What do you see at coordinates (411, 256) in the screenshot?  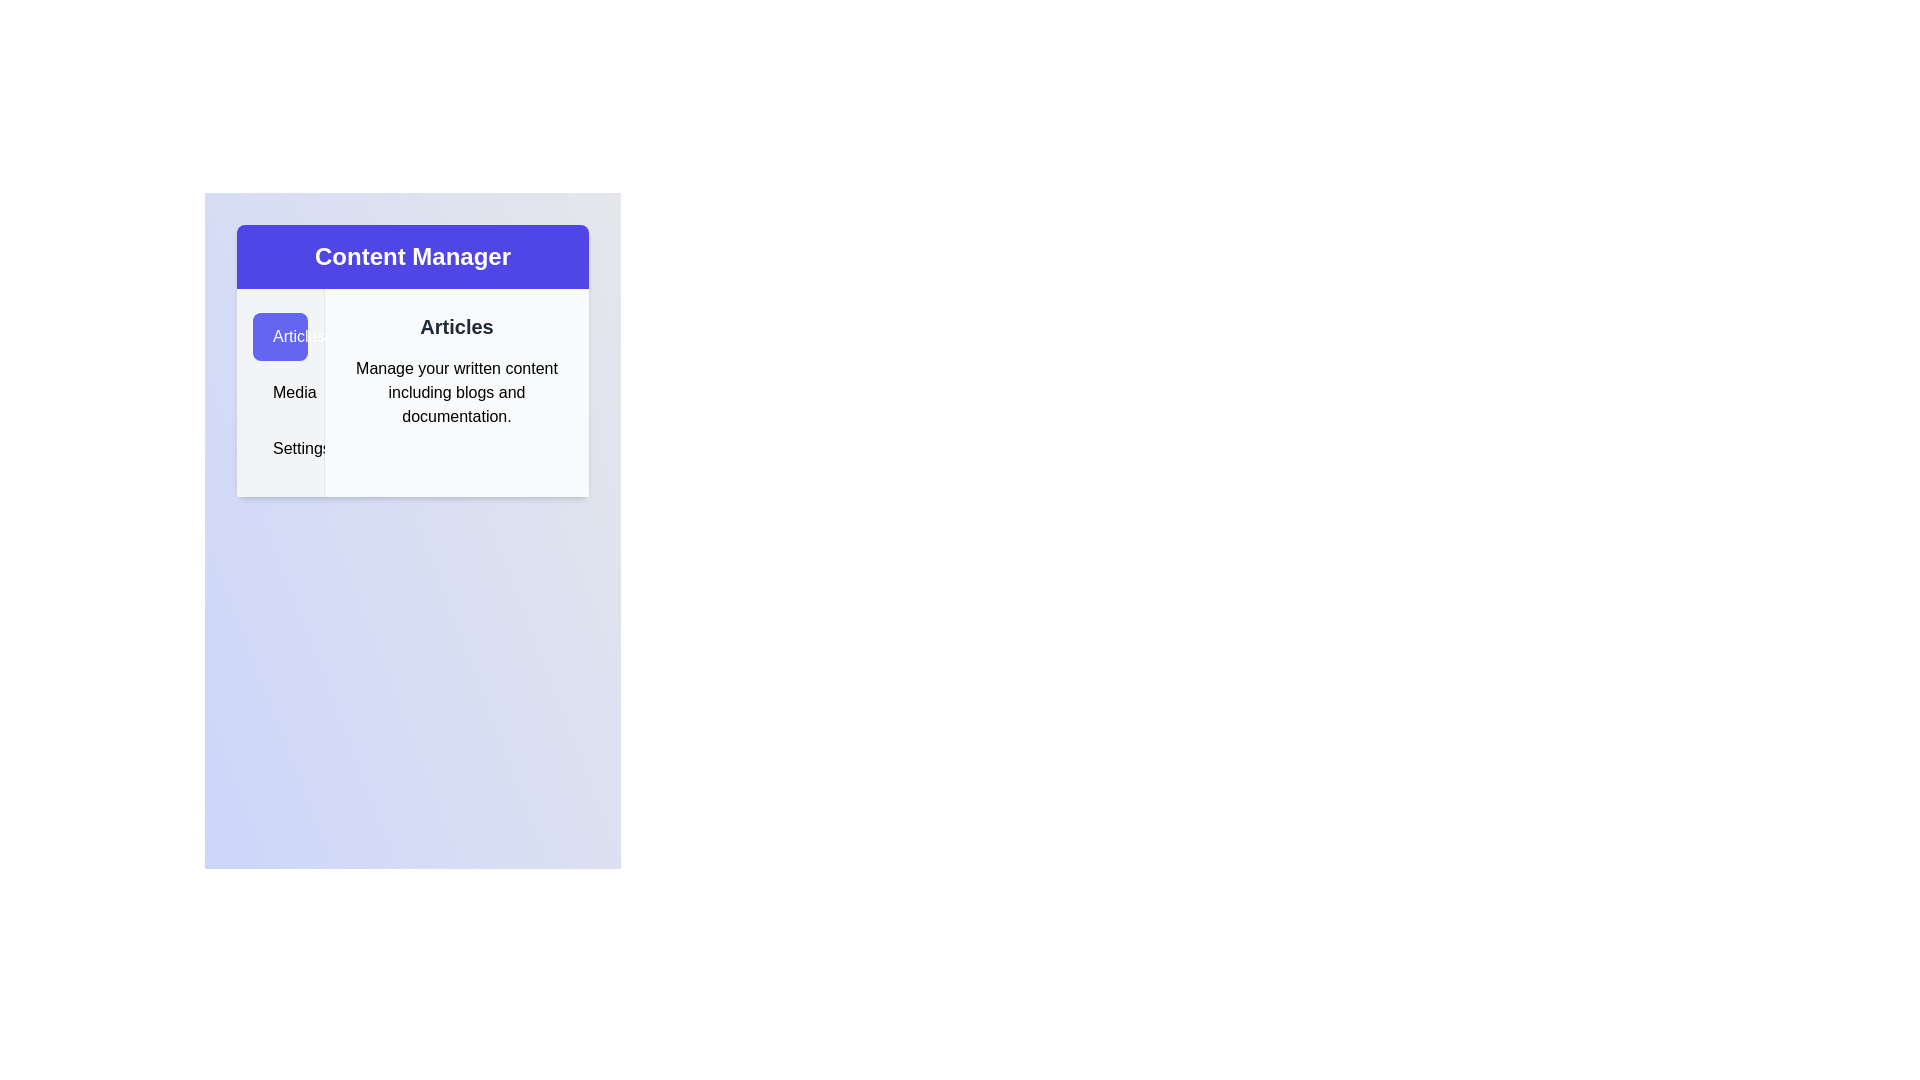 I see `the 'Content Manager' header to focus on it` at bounding box center [411, 256].